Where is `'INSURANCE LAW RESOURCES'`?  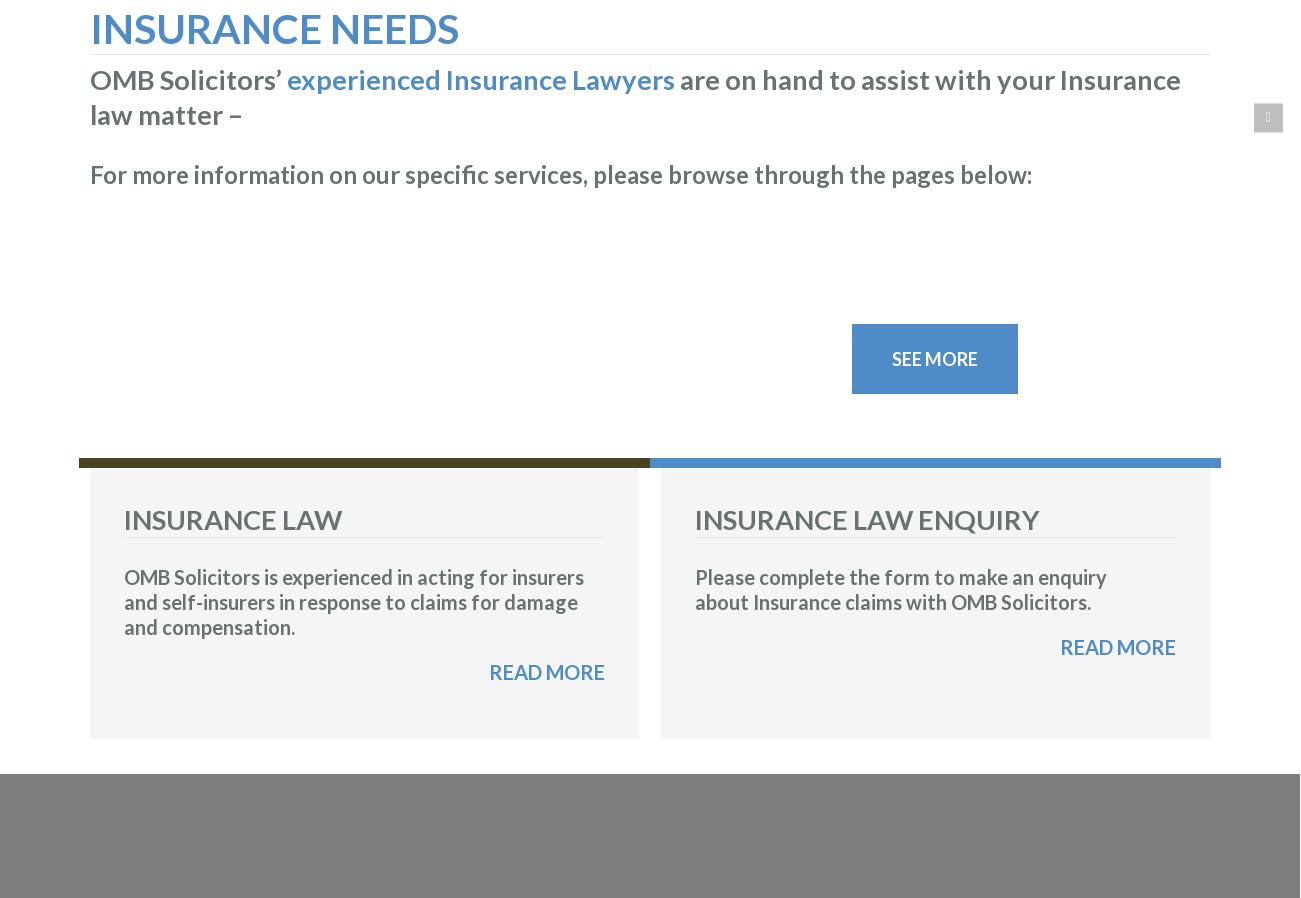
'INSURANCE LAW RESOURCES' is located at coordinates (307, 321).